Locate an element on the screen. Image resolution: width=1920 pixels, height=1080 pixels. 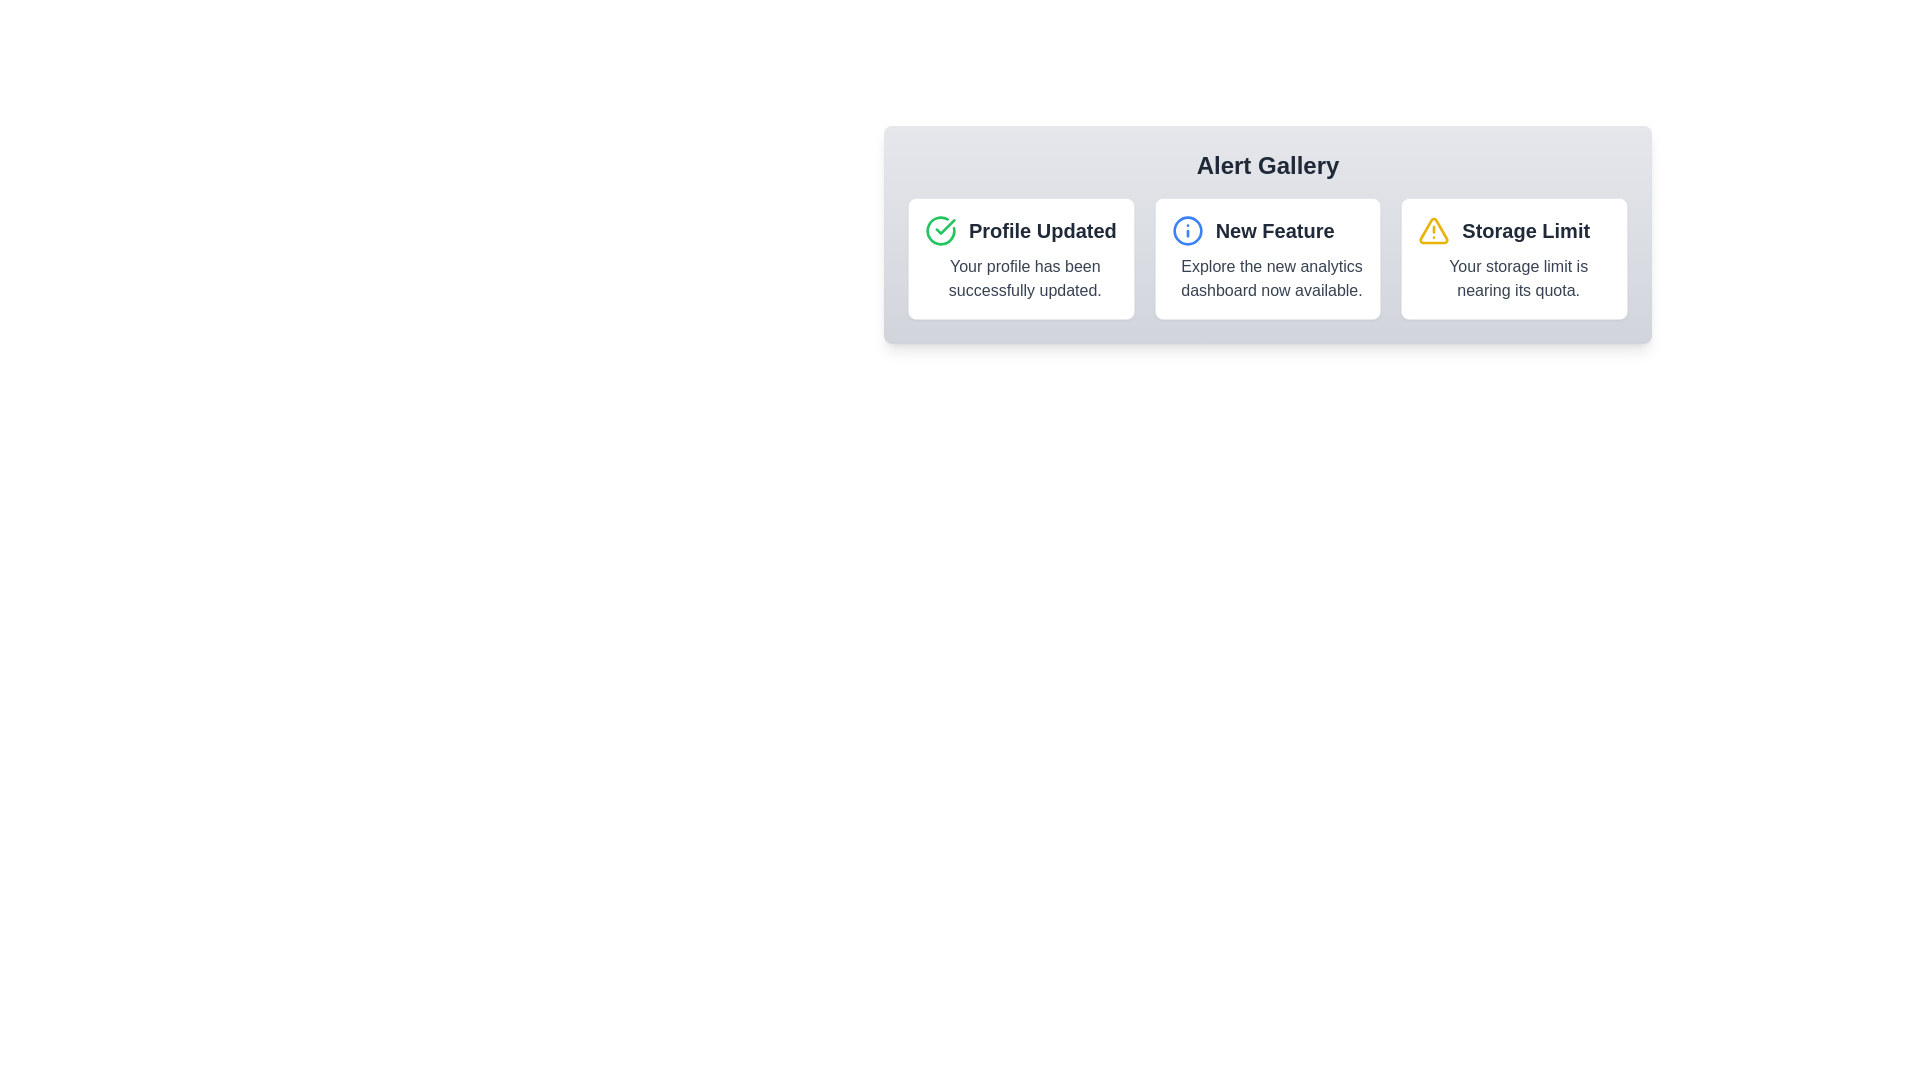
the Text Label that indicates the status update message for the user, located under 'Alert Gallery' and to the right of a green check mark icon is located at coordinates (1041, 230).